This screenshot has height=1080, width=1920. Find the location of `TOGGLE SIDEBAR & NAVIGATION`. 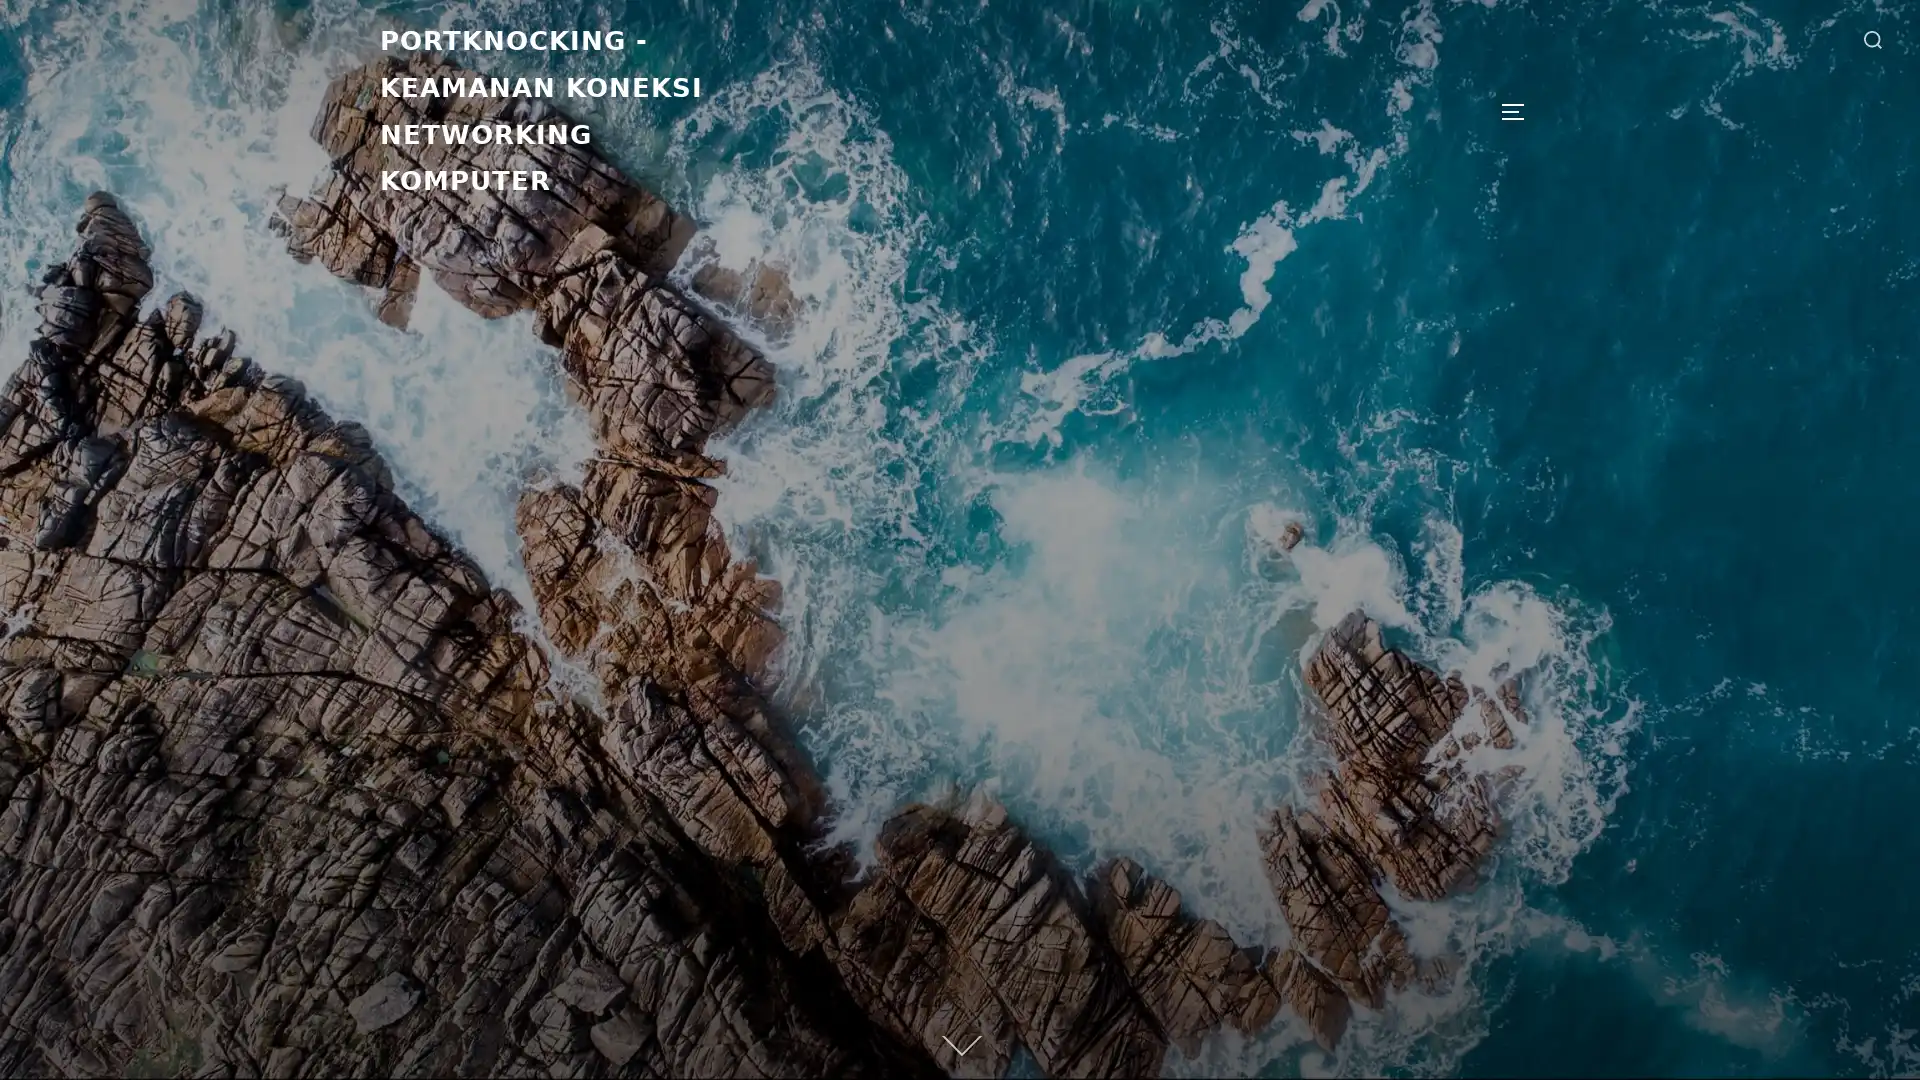

TOGGLE SIDEBAR & NAVIGATION is located at coordinates (1520, 111).